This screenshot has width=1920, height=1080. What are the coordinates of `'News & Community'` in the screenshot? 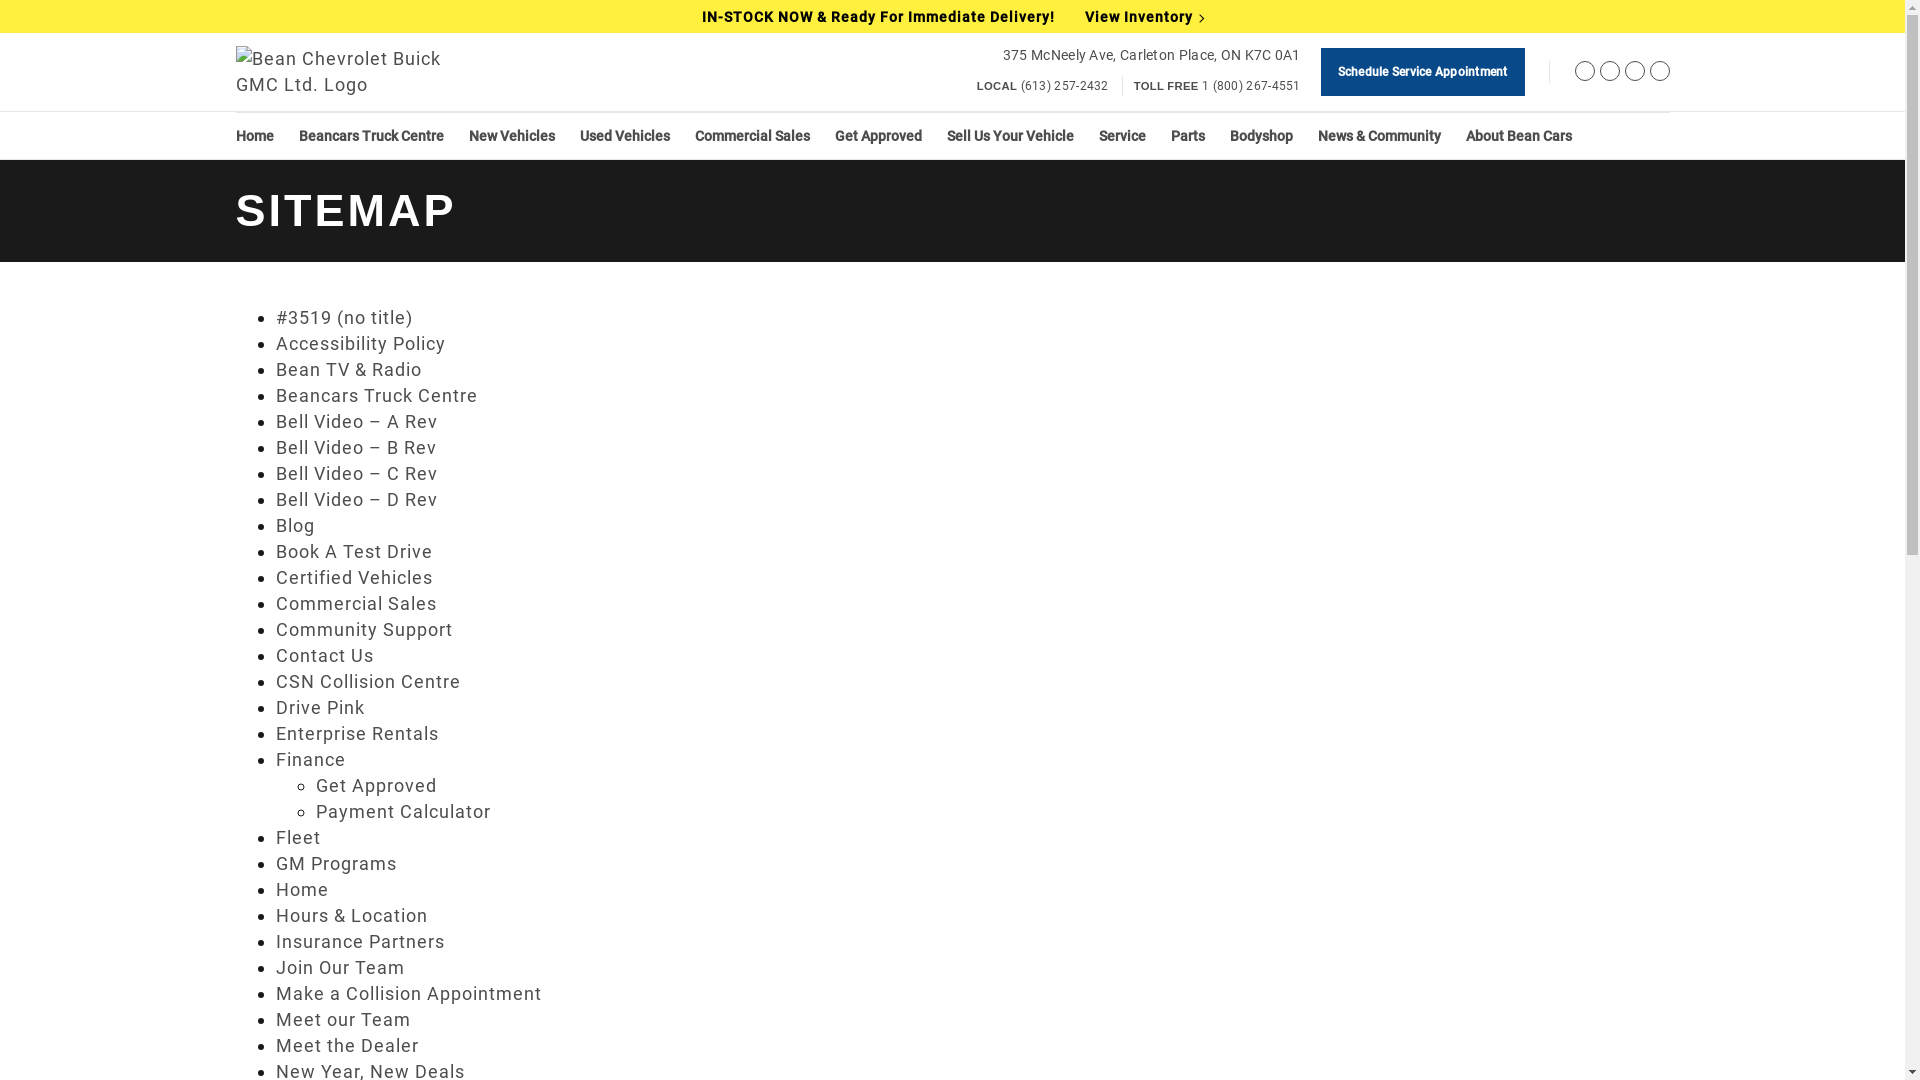 It's located at (1378, 135).